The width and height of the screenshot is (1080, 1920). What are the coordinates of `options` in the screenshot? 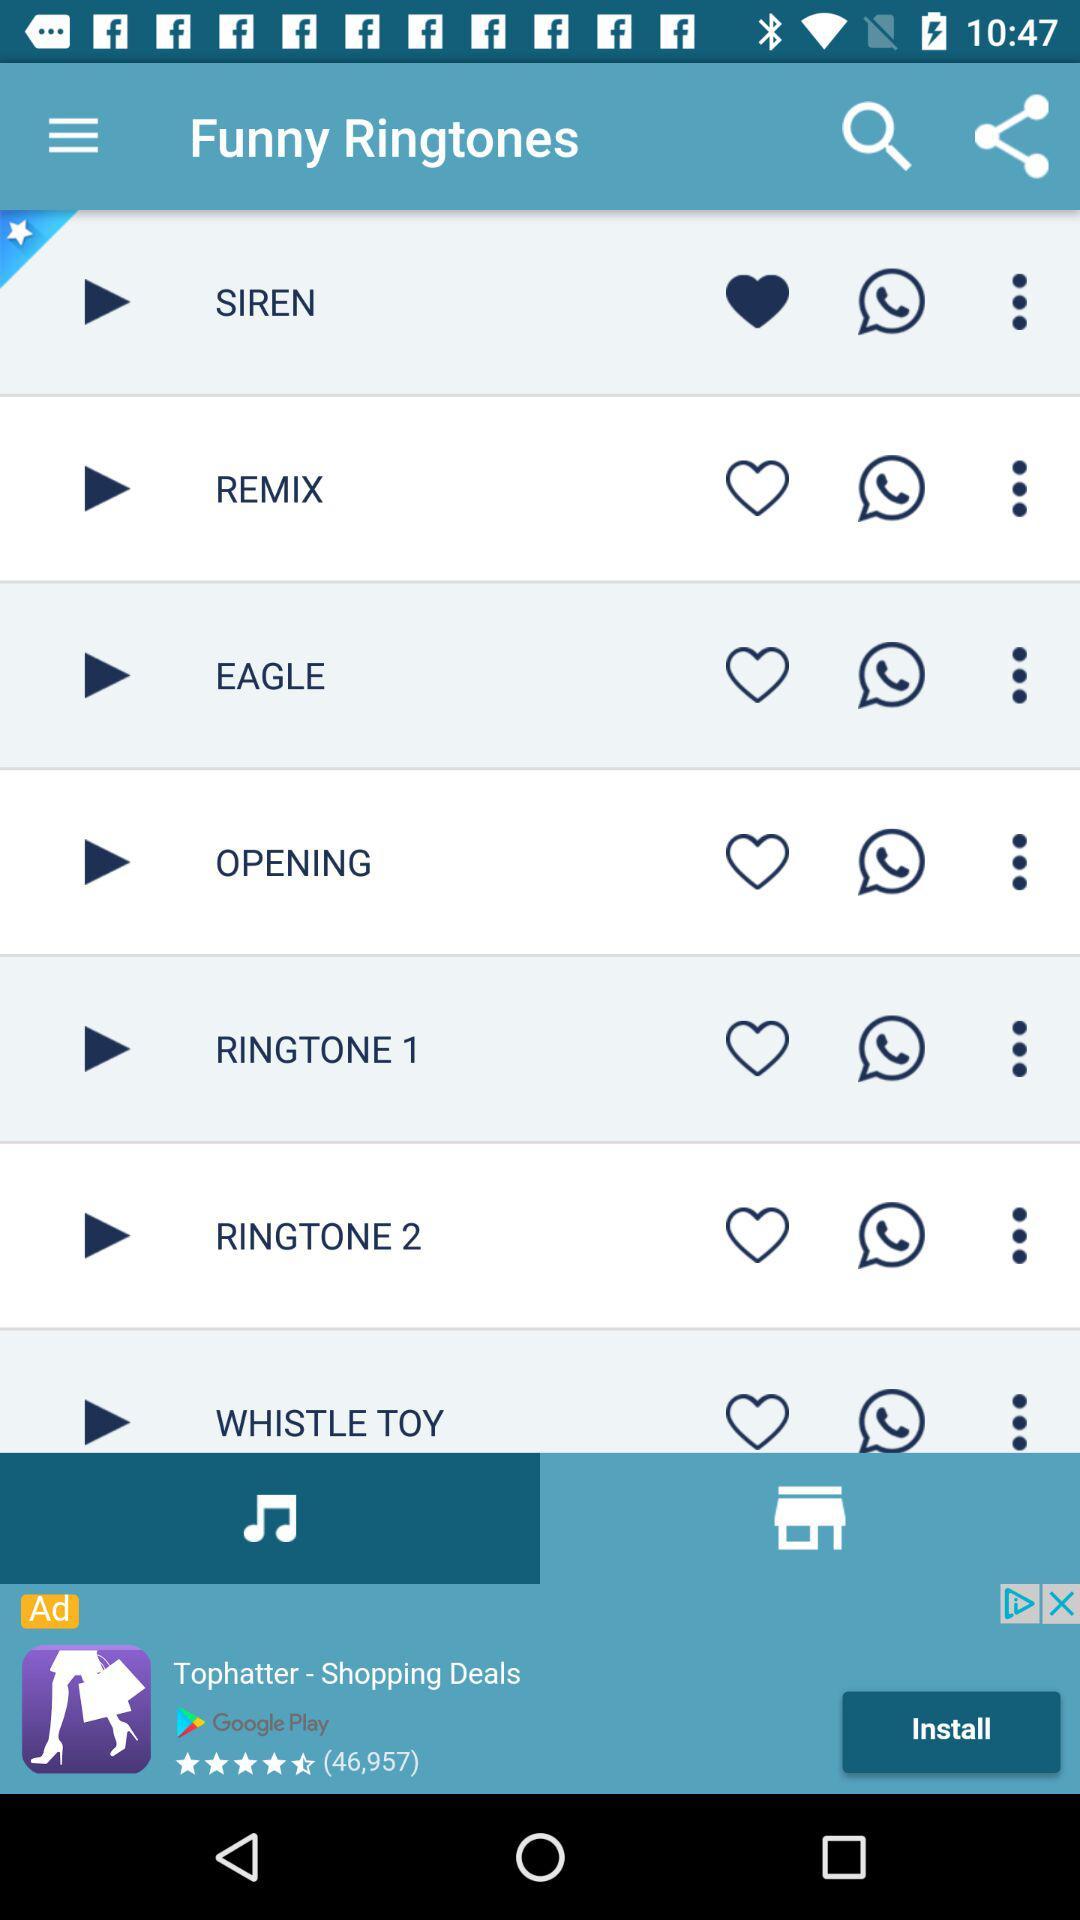 It's located at (1019, 1234).